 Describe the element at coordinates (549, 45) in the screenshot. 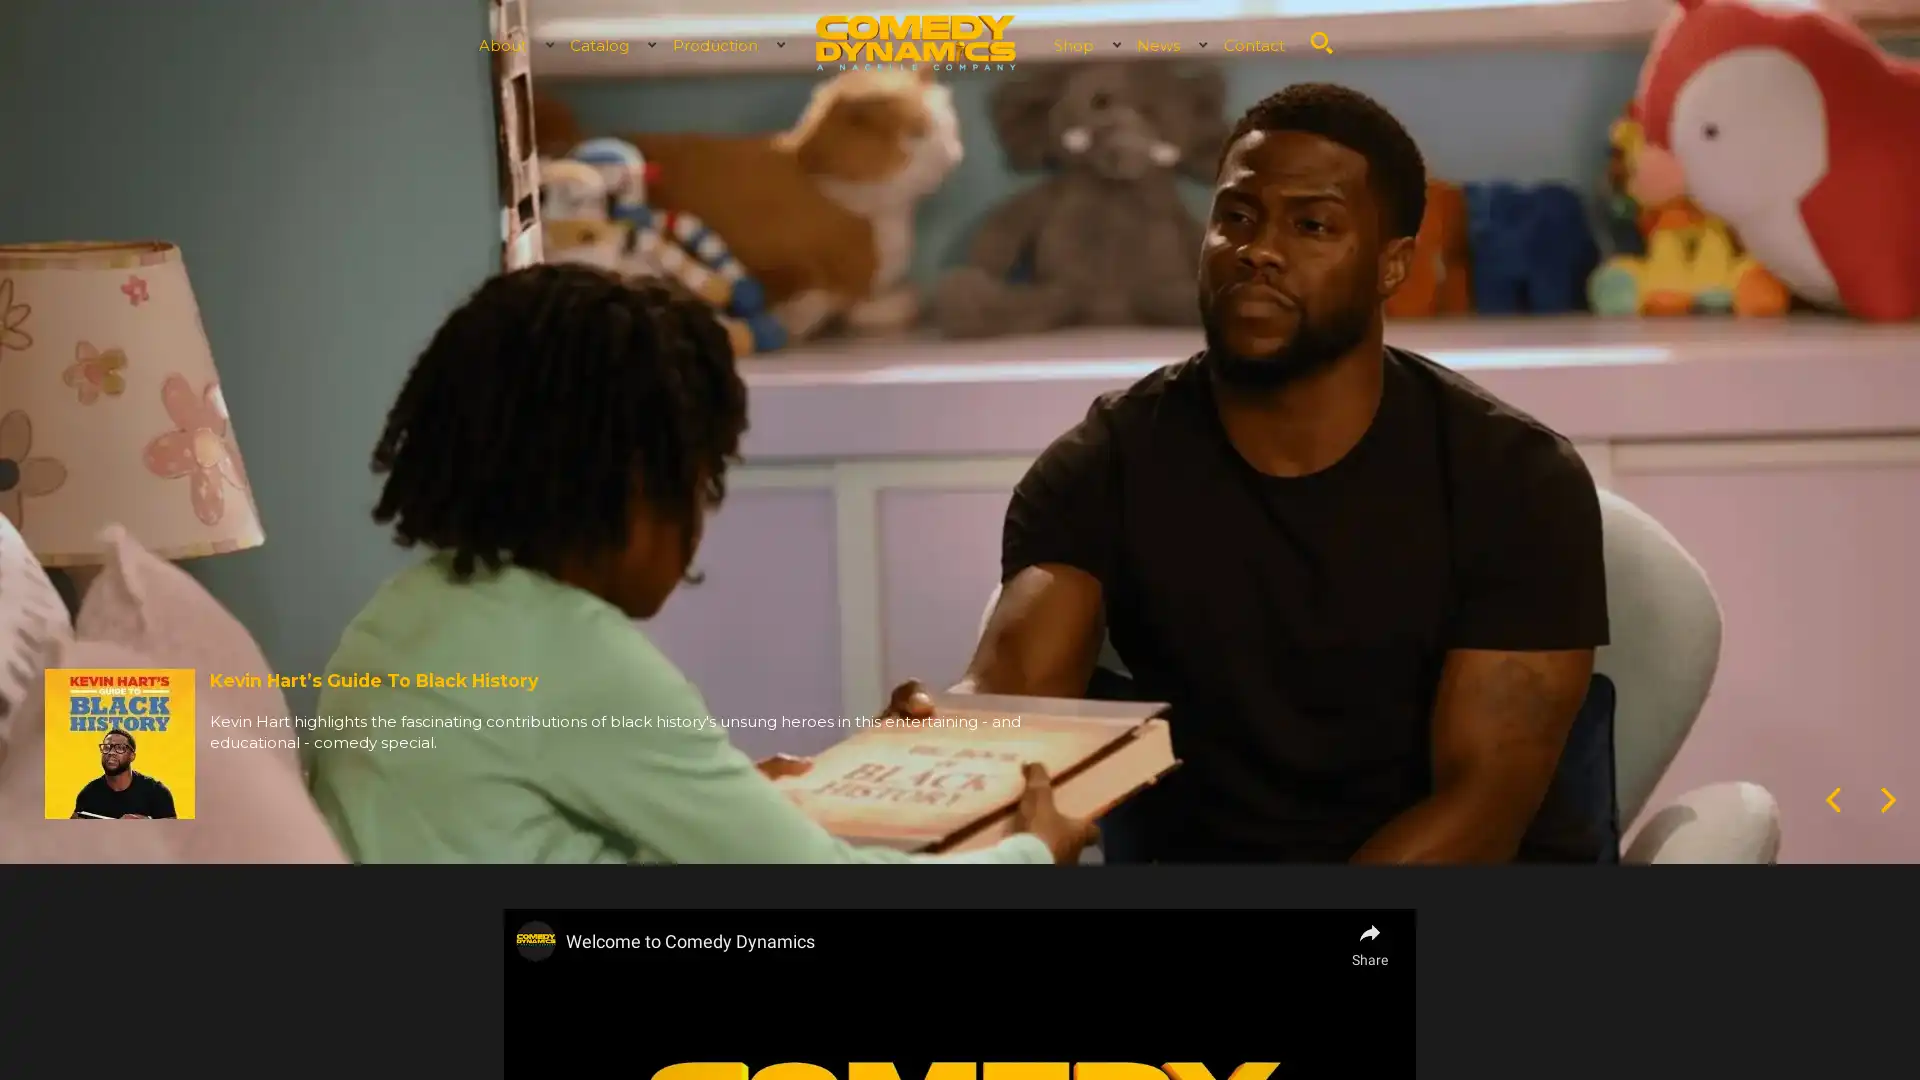

I see `Expand child menu` at that location.